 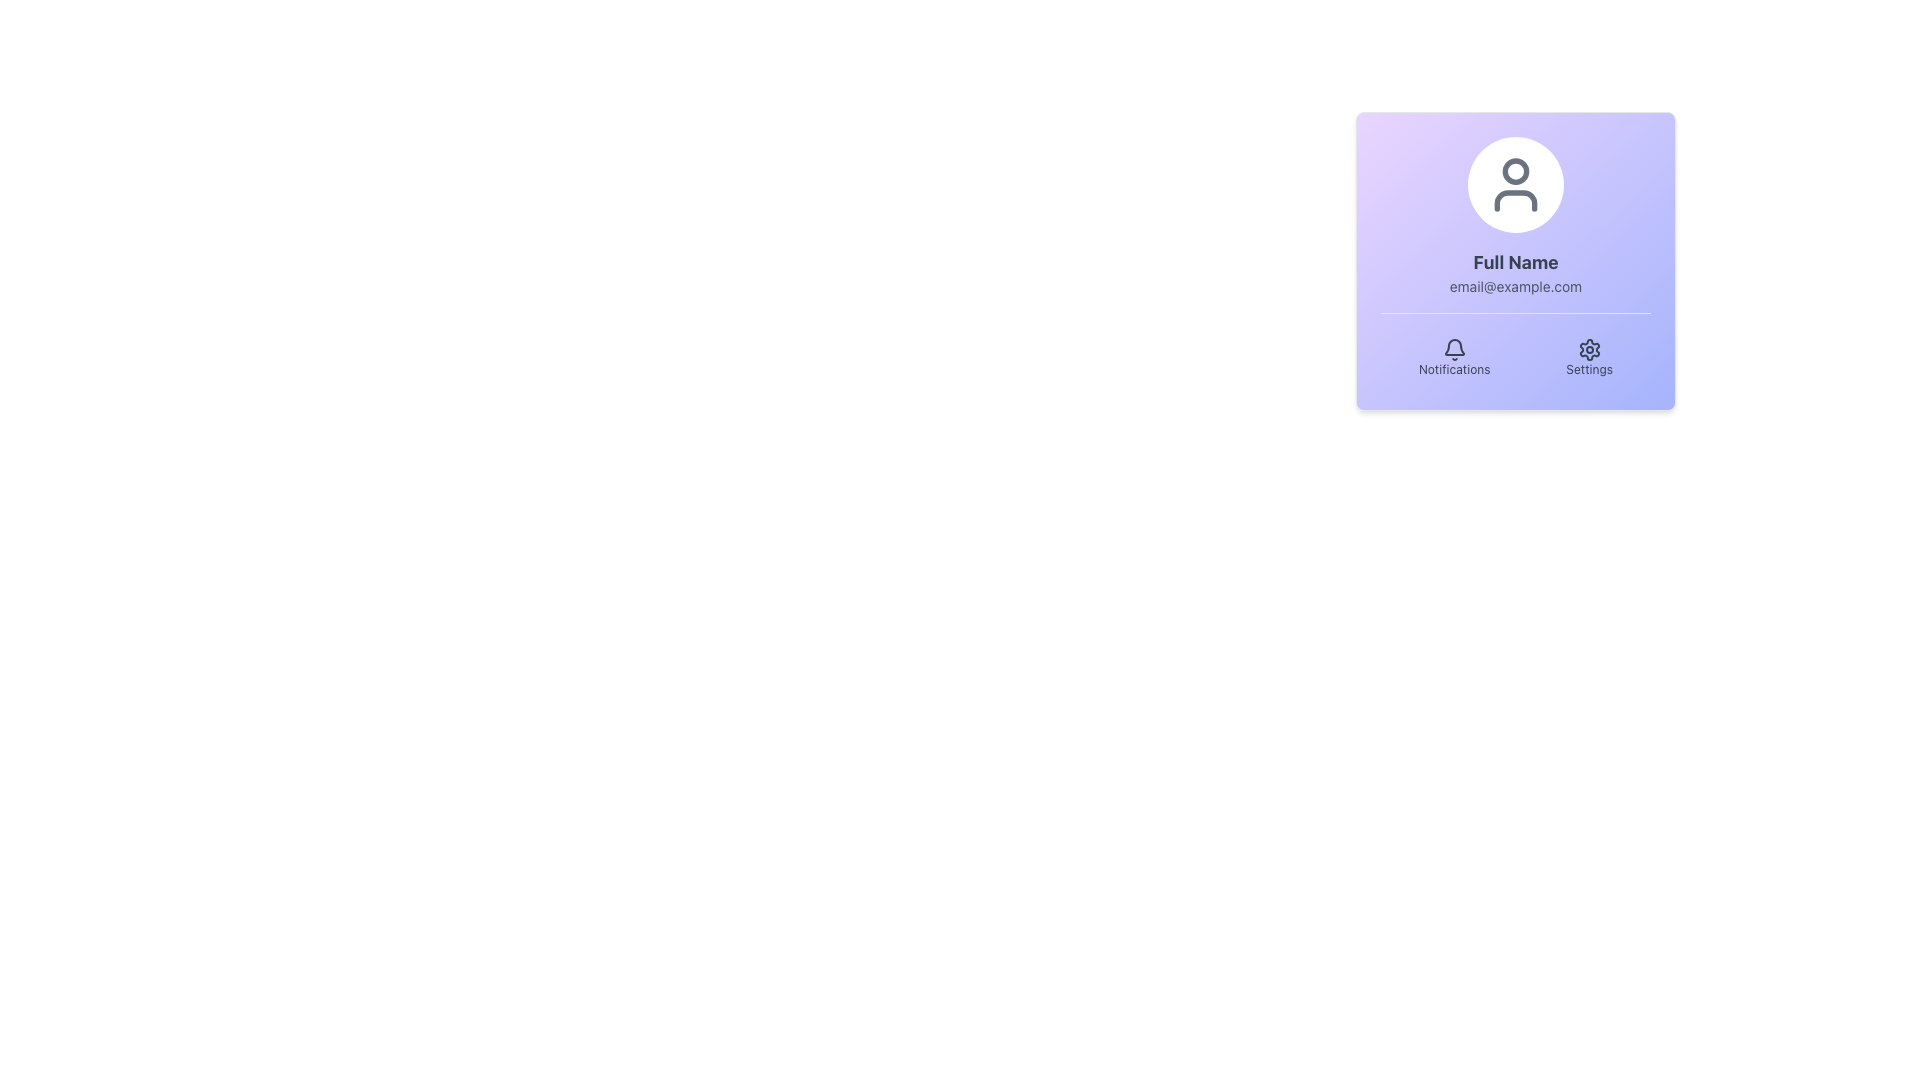 I want to click on text label that corresponds to the settings functionality, located in the bottom-right corner of the user profile card, so click(x=1588, y=370).